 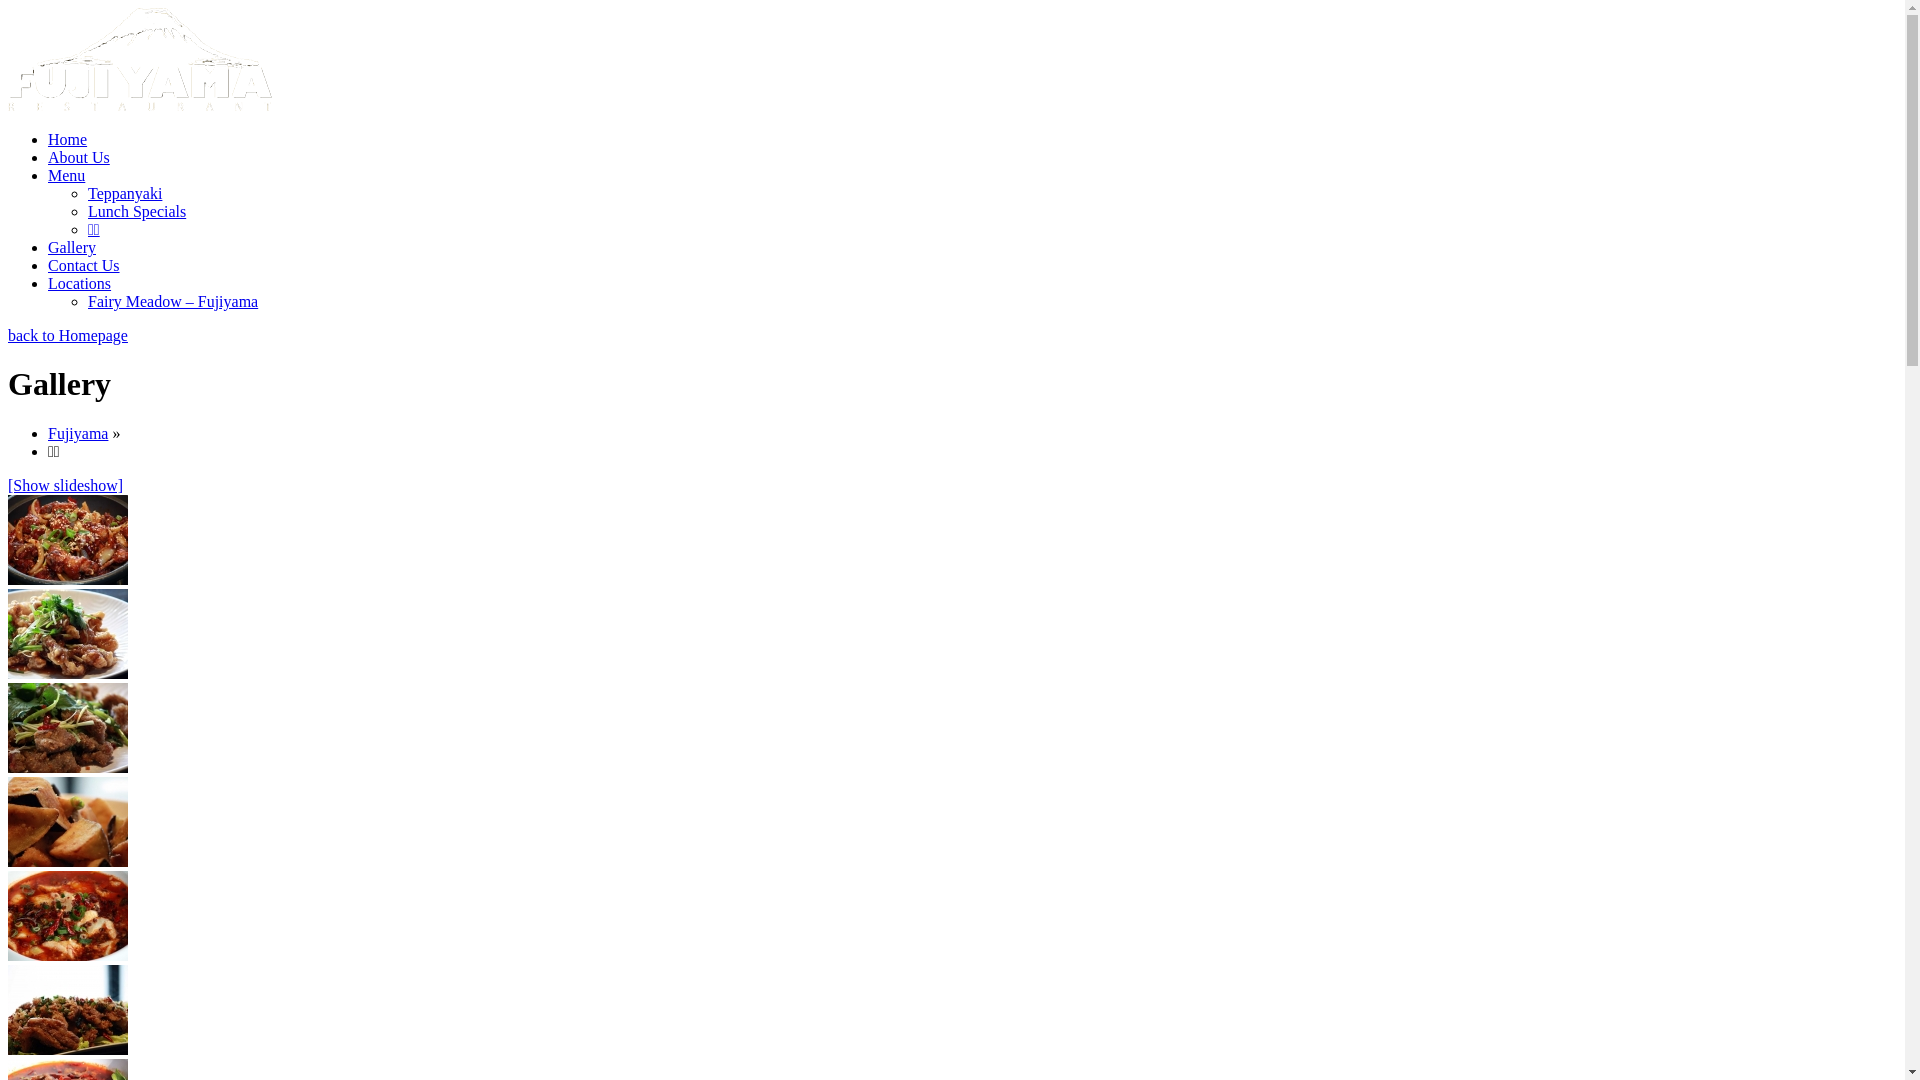 I want to click on '[Show slideshow]', so click(x=65, y=485).